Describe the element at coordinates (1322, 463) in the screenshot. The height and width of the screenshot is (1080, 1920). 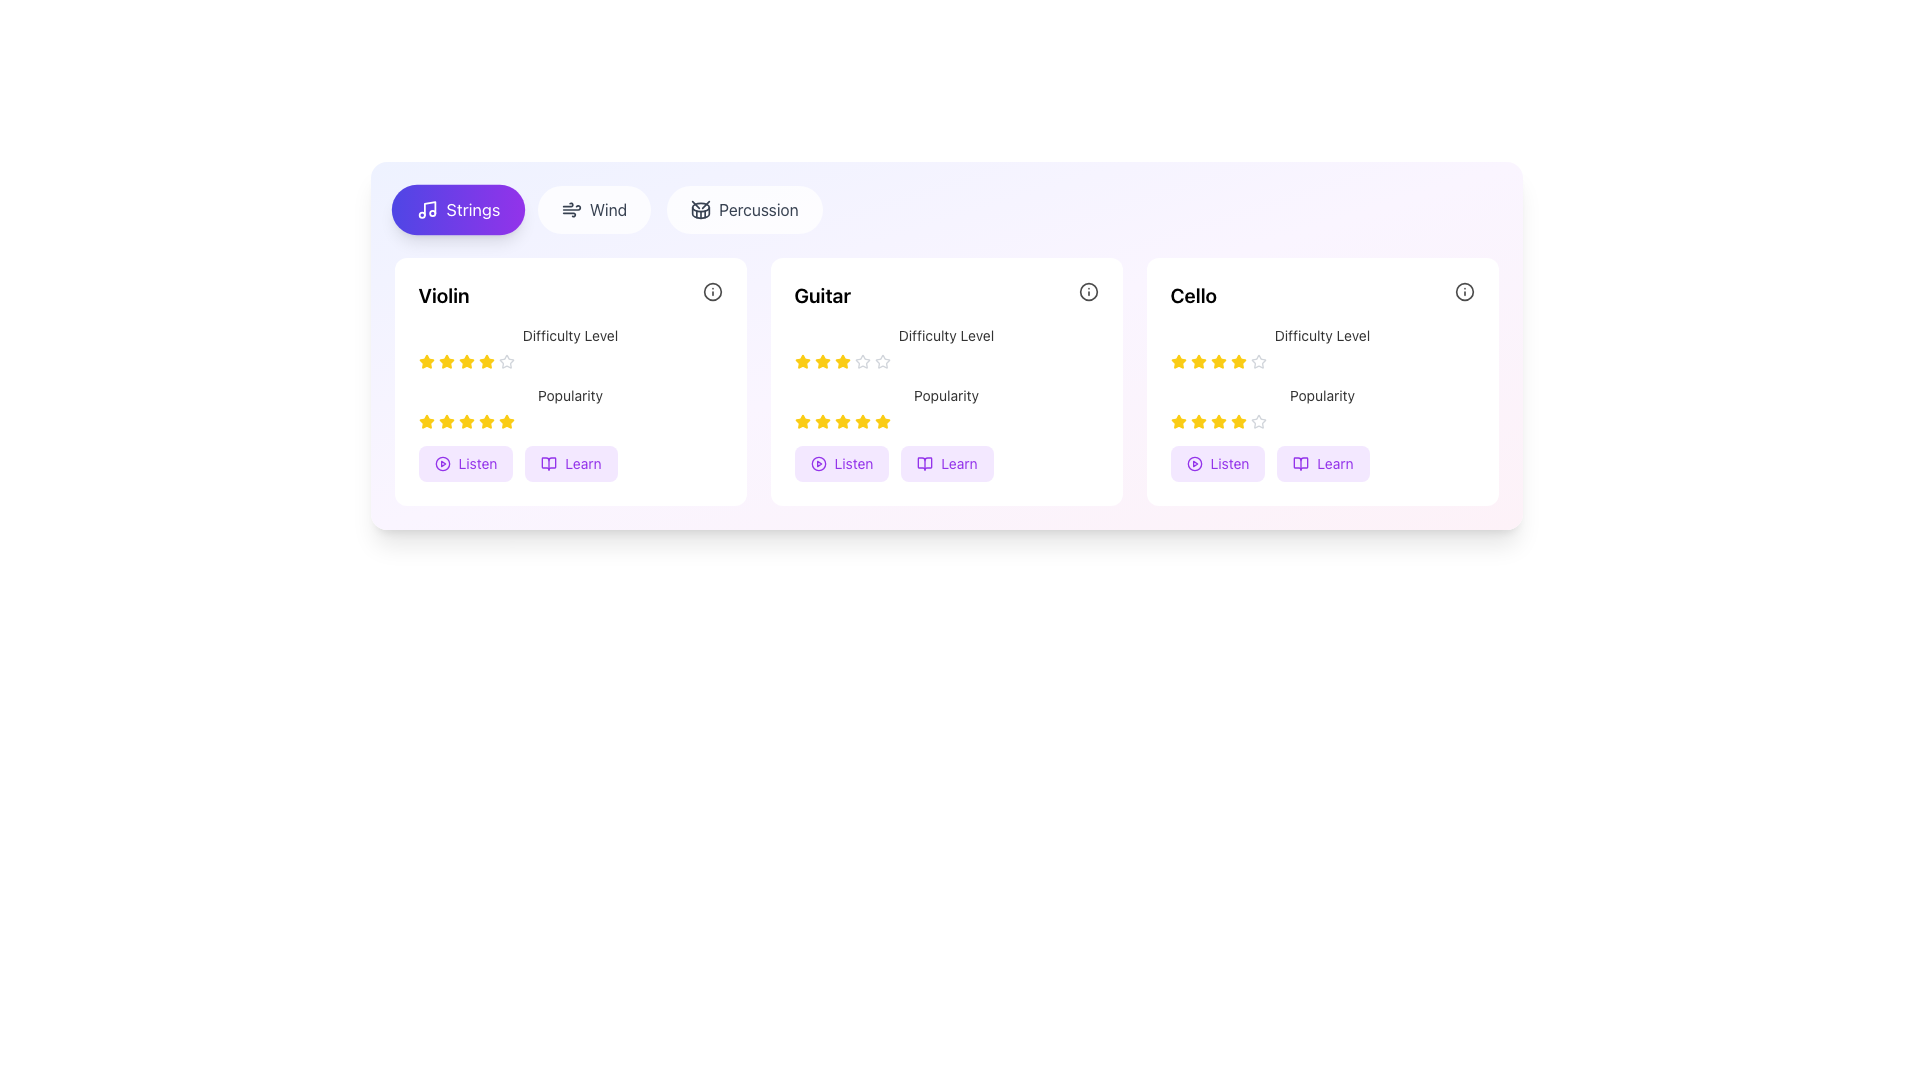
I see `the interactive button labeled 'Learn' at the bottom of the 'Cello' card` at that location.